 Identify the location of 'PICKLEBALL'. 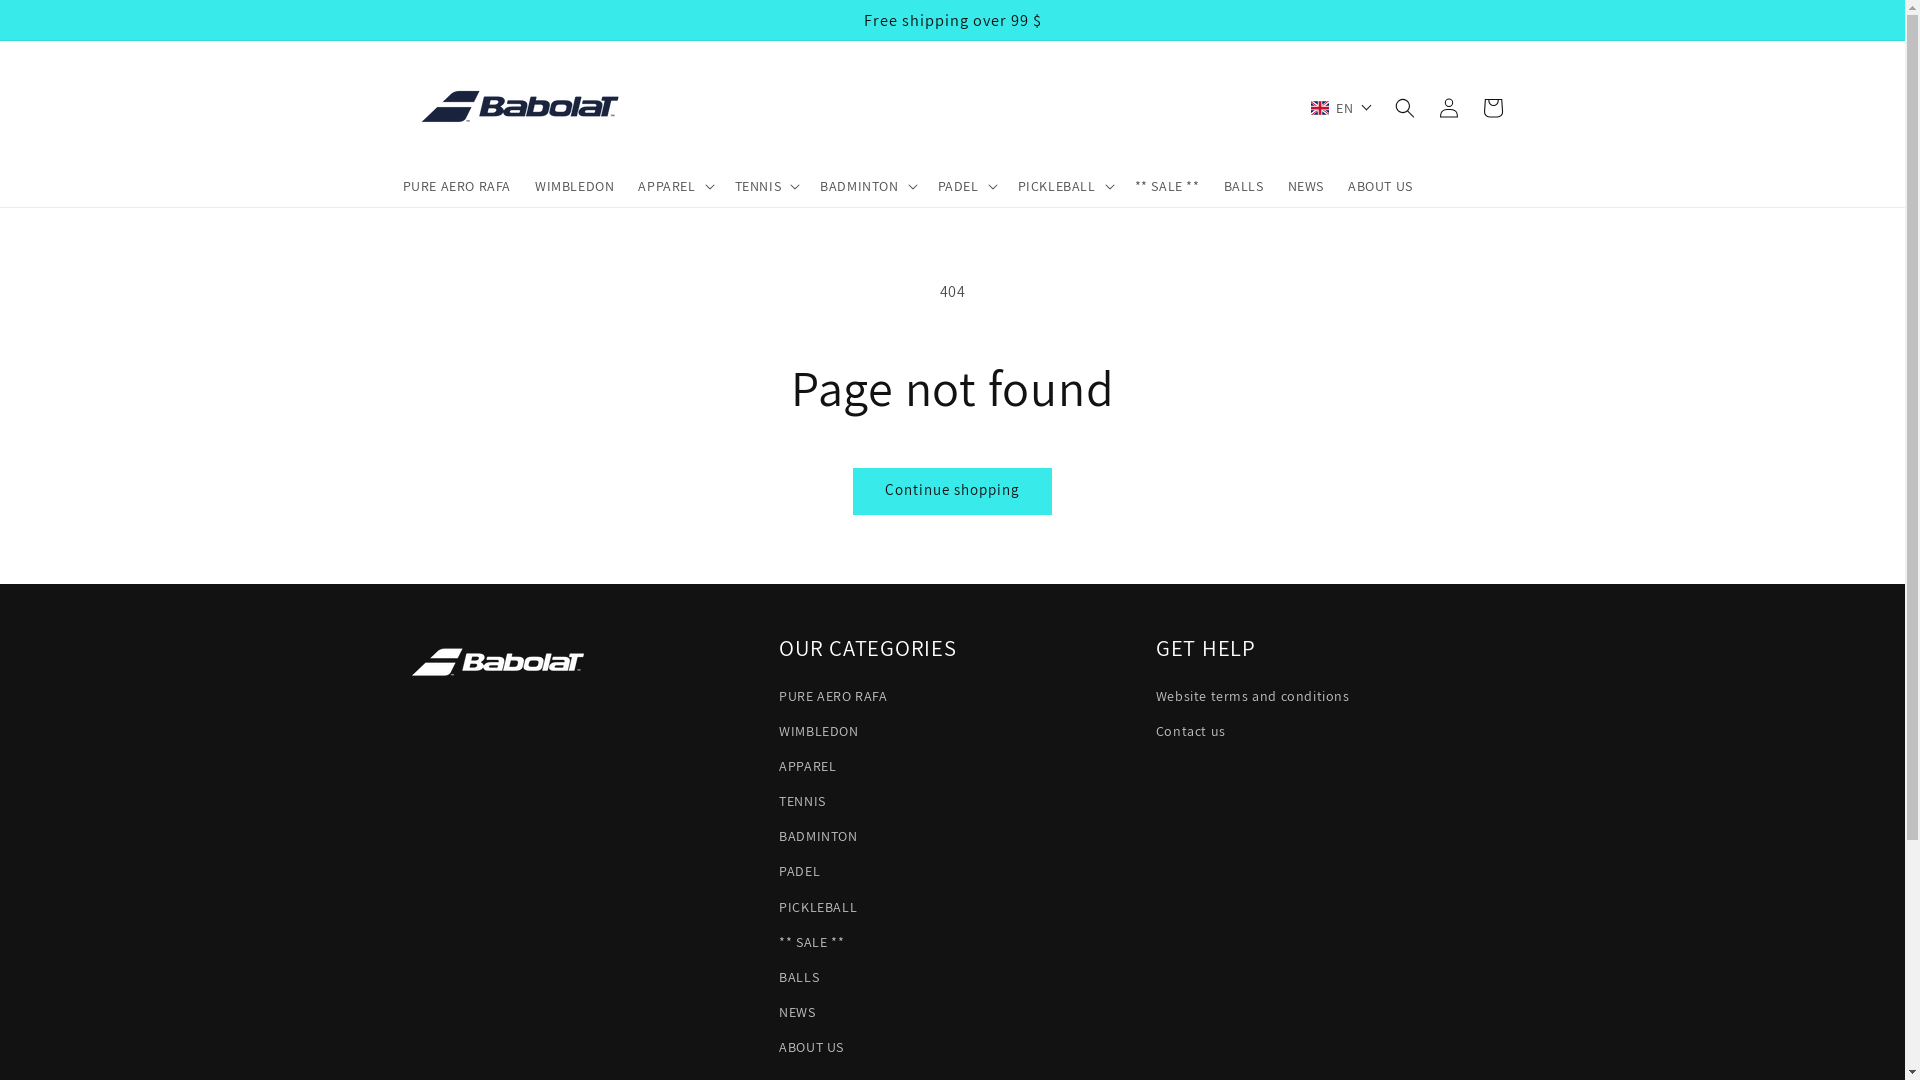
(817, 907).